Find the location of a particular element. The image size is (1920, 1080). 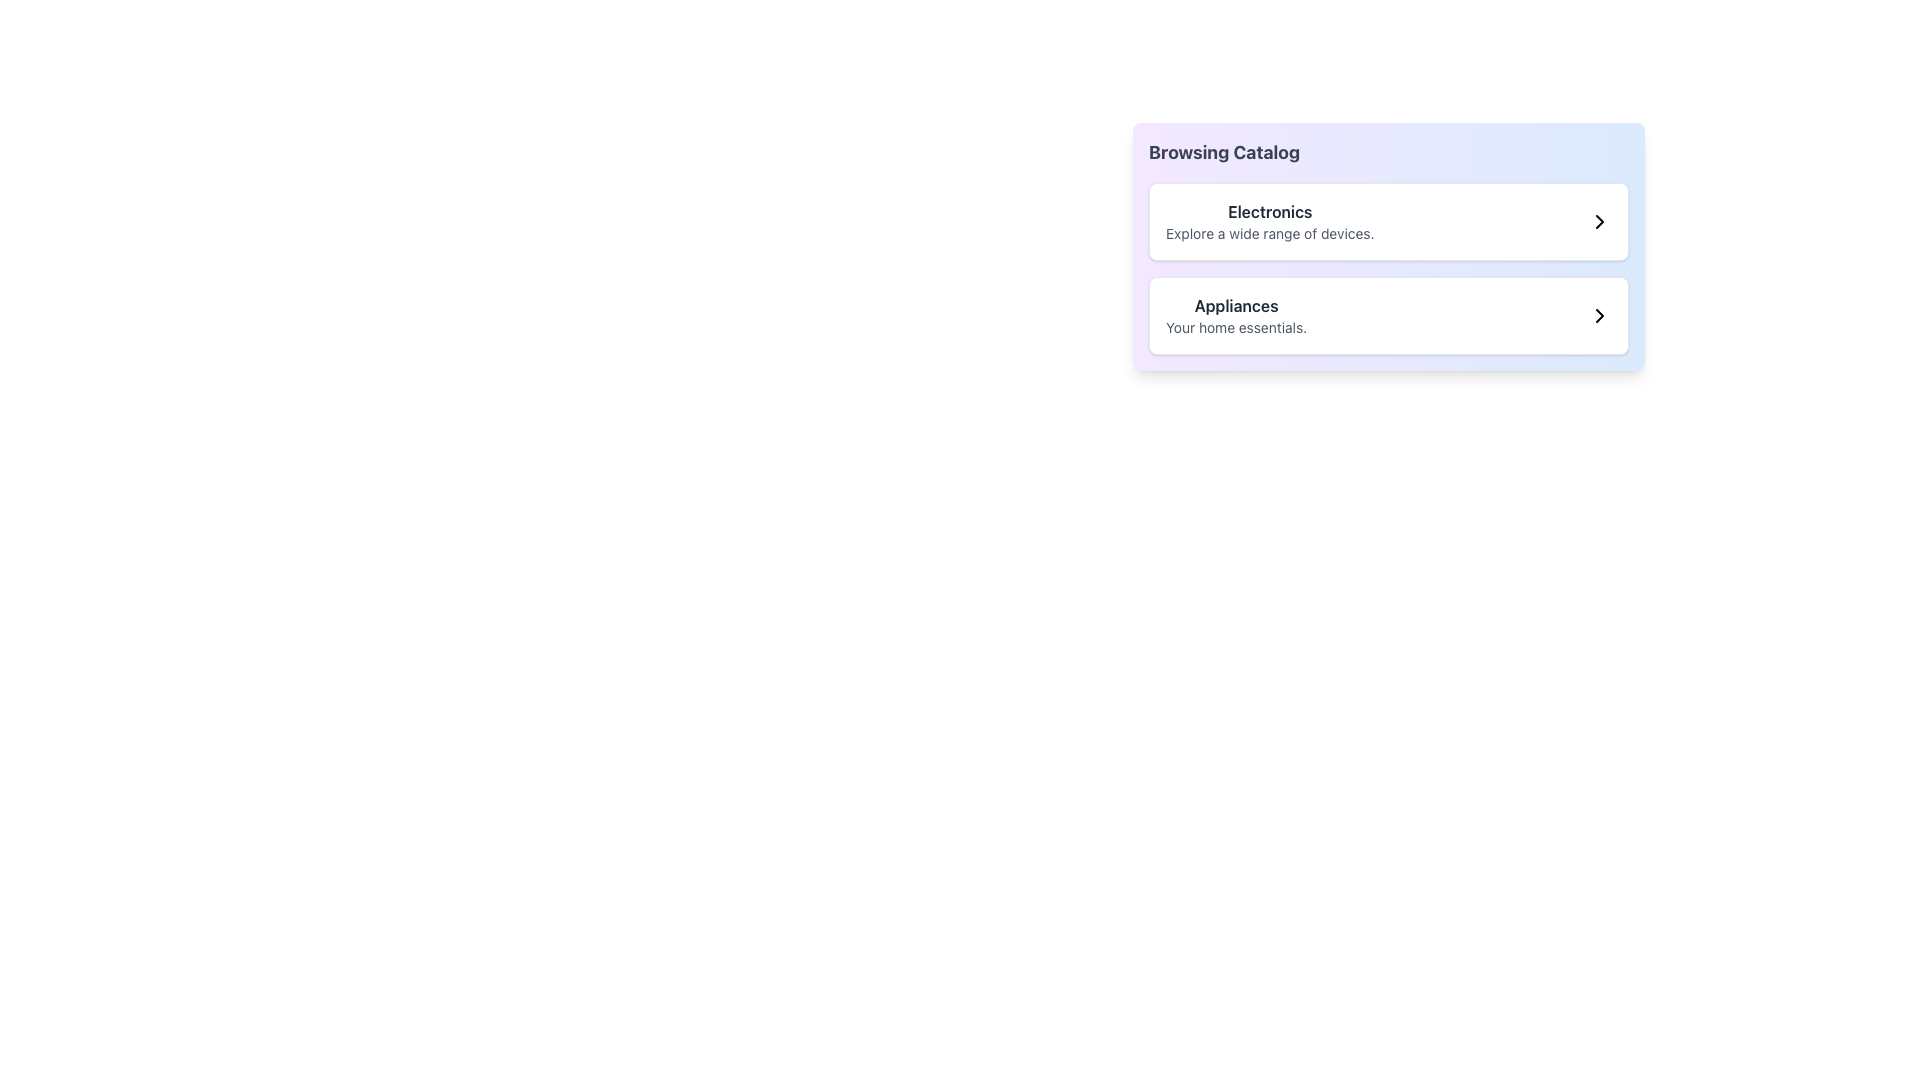

the header text label that introduces the catalog items section, located at the top-left corner of its widget above the 'Electronics' and 'Appliances' list items is located at coordinates (1223, 152).